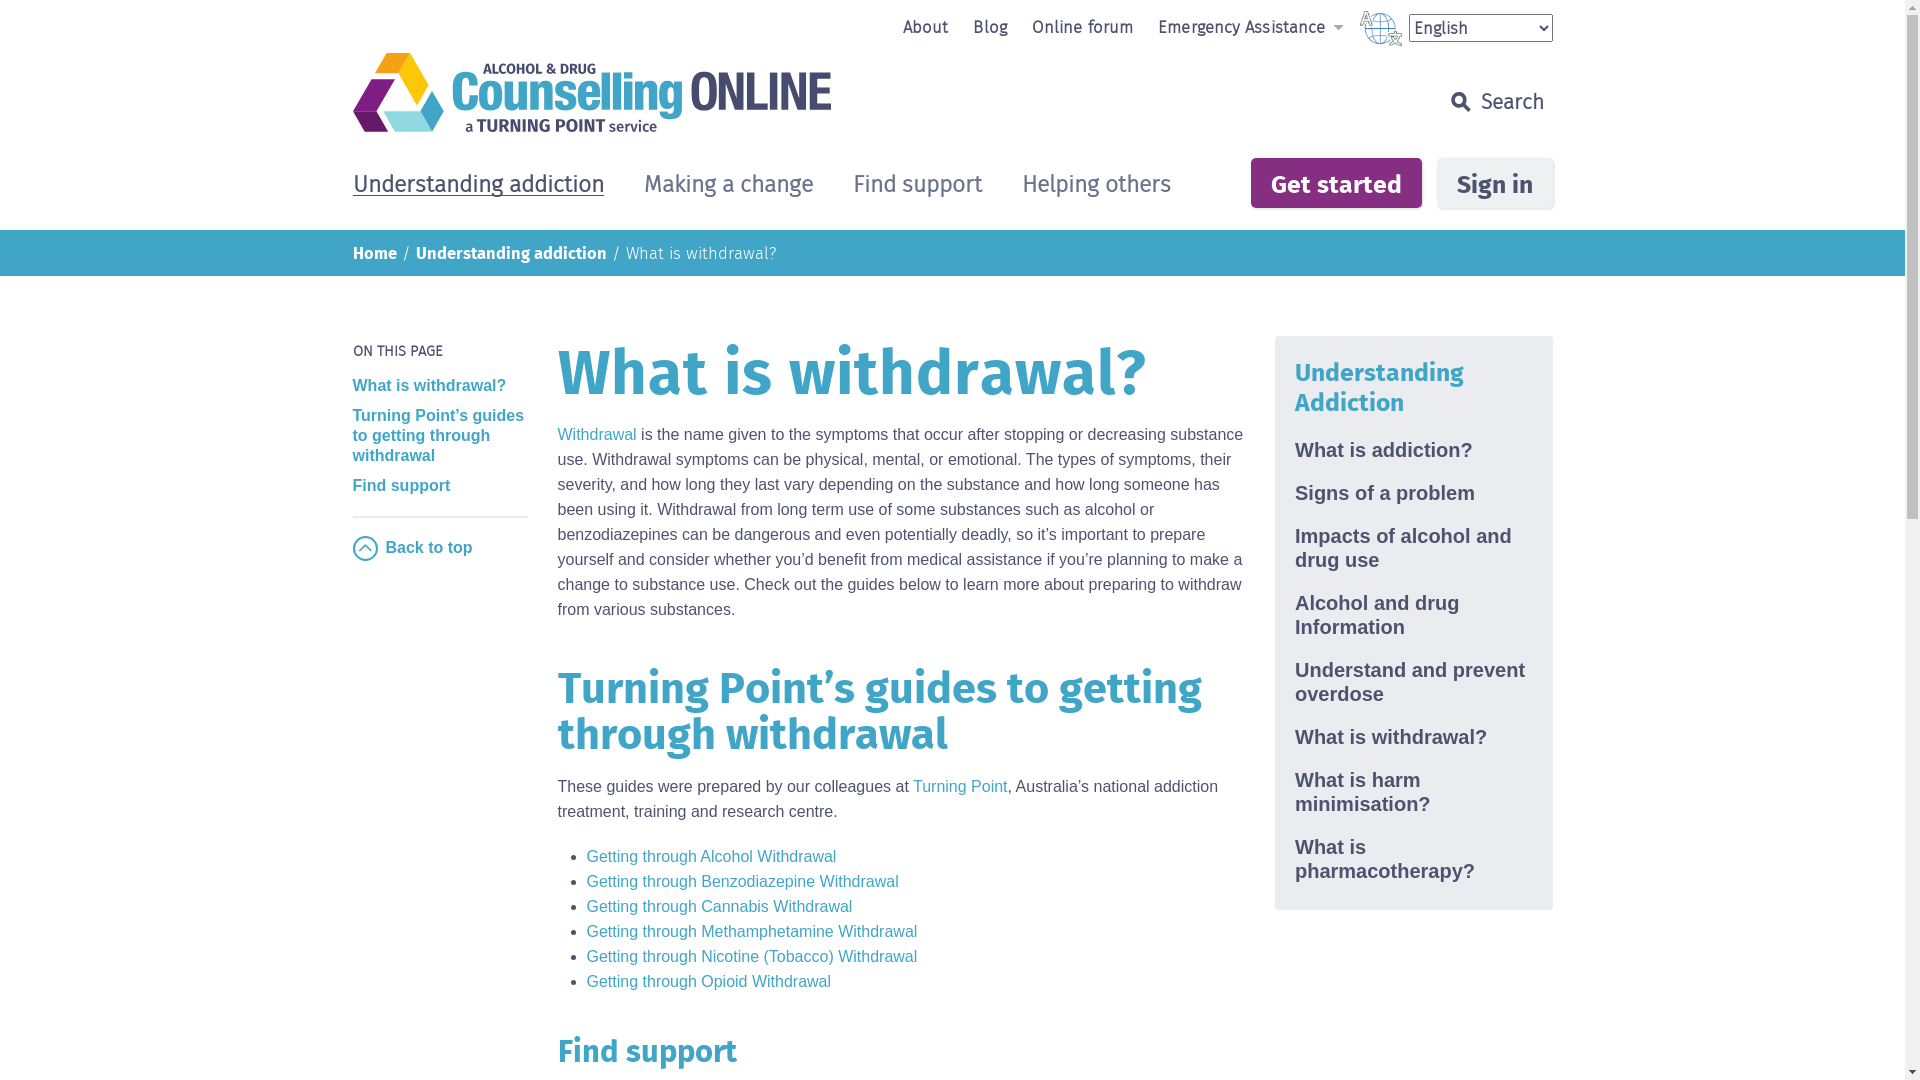 This screenshot has width=1920, height=1080. What do you see at coordinates (719, 906) in the screenshot?
I see `'Getting through Cannabis Withdrawal'` at bounding box center [719, 906].